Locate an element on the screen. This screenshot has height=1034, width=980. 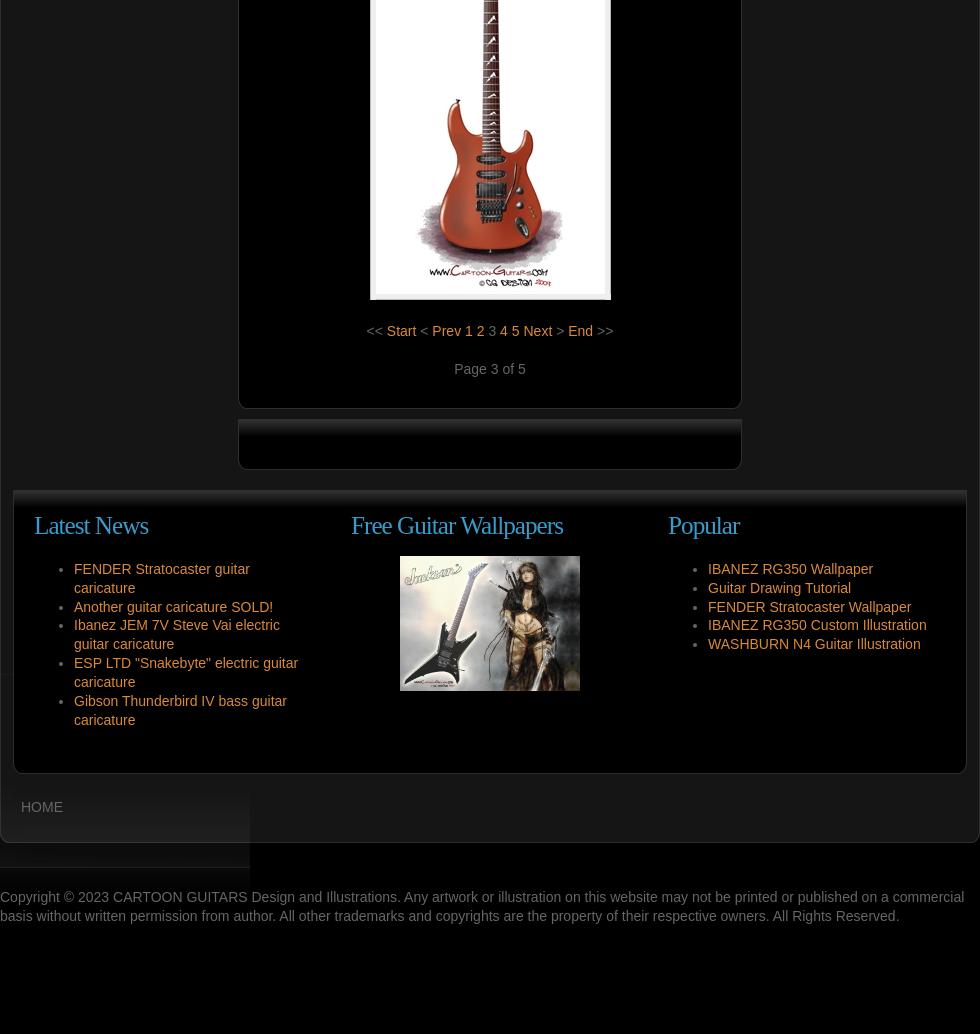
'Latest' is located at coordinates (61, 524).